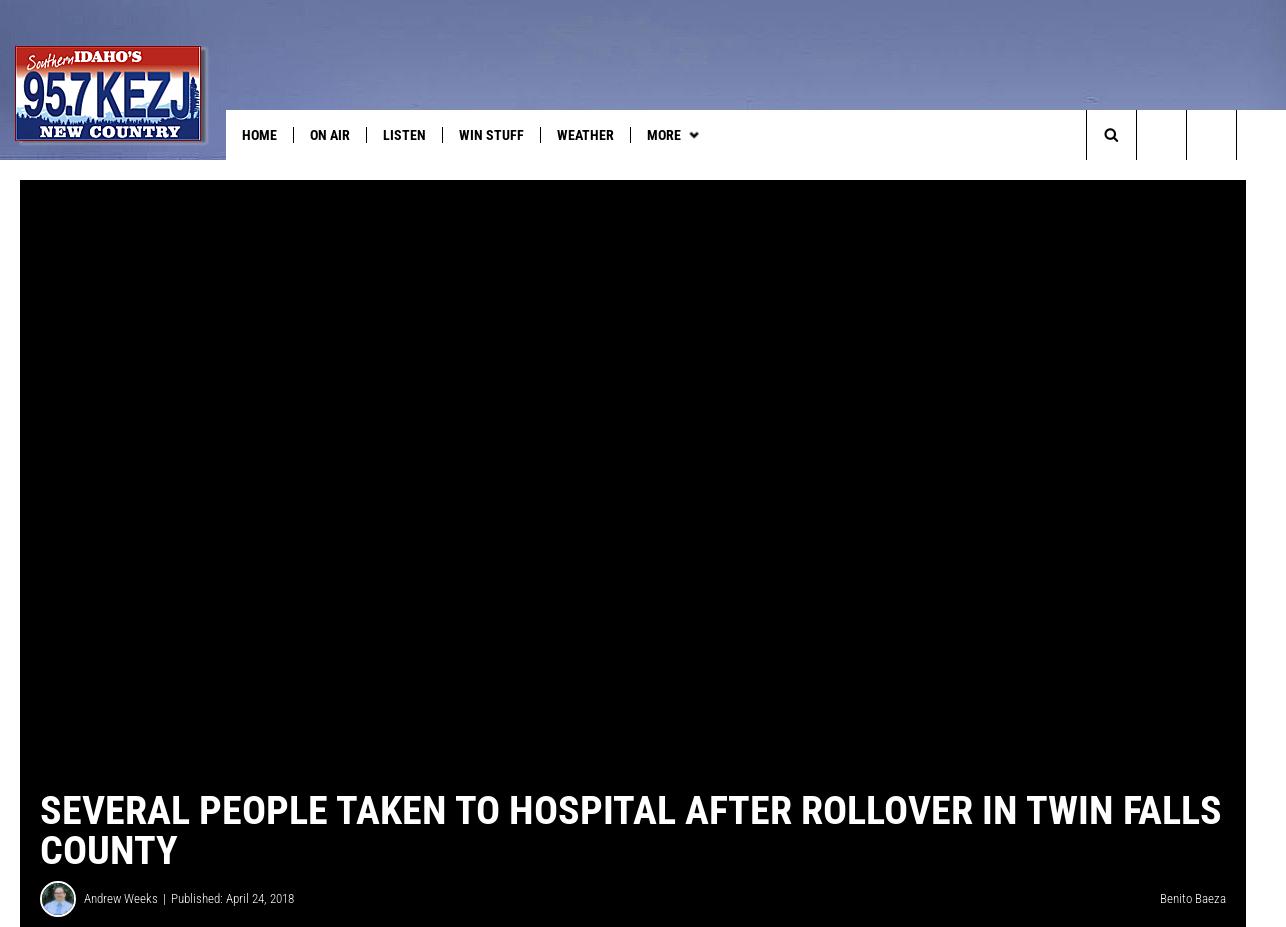 This screenshot has width=1286, height=927. I want to click on 'Listen', so click(381, 133).